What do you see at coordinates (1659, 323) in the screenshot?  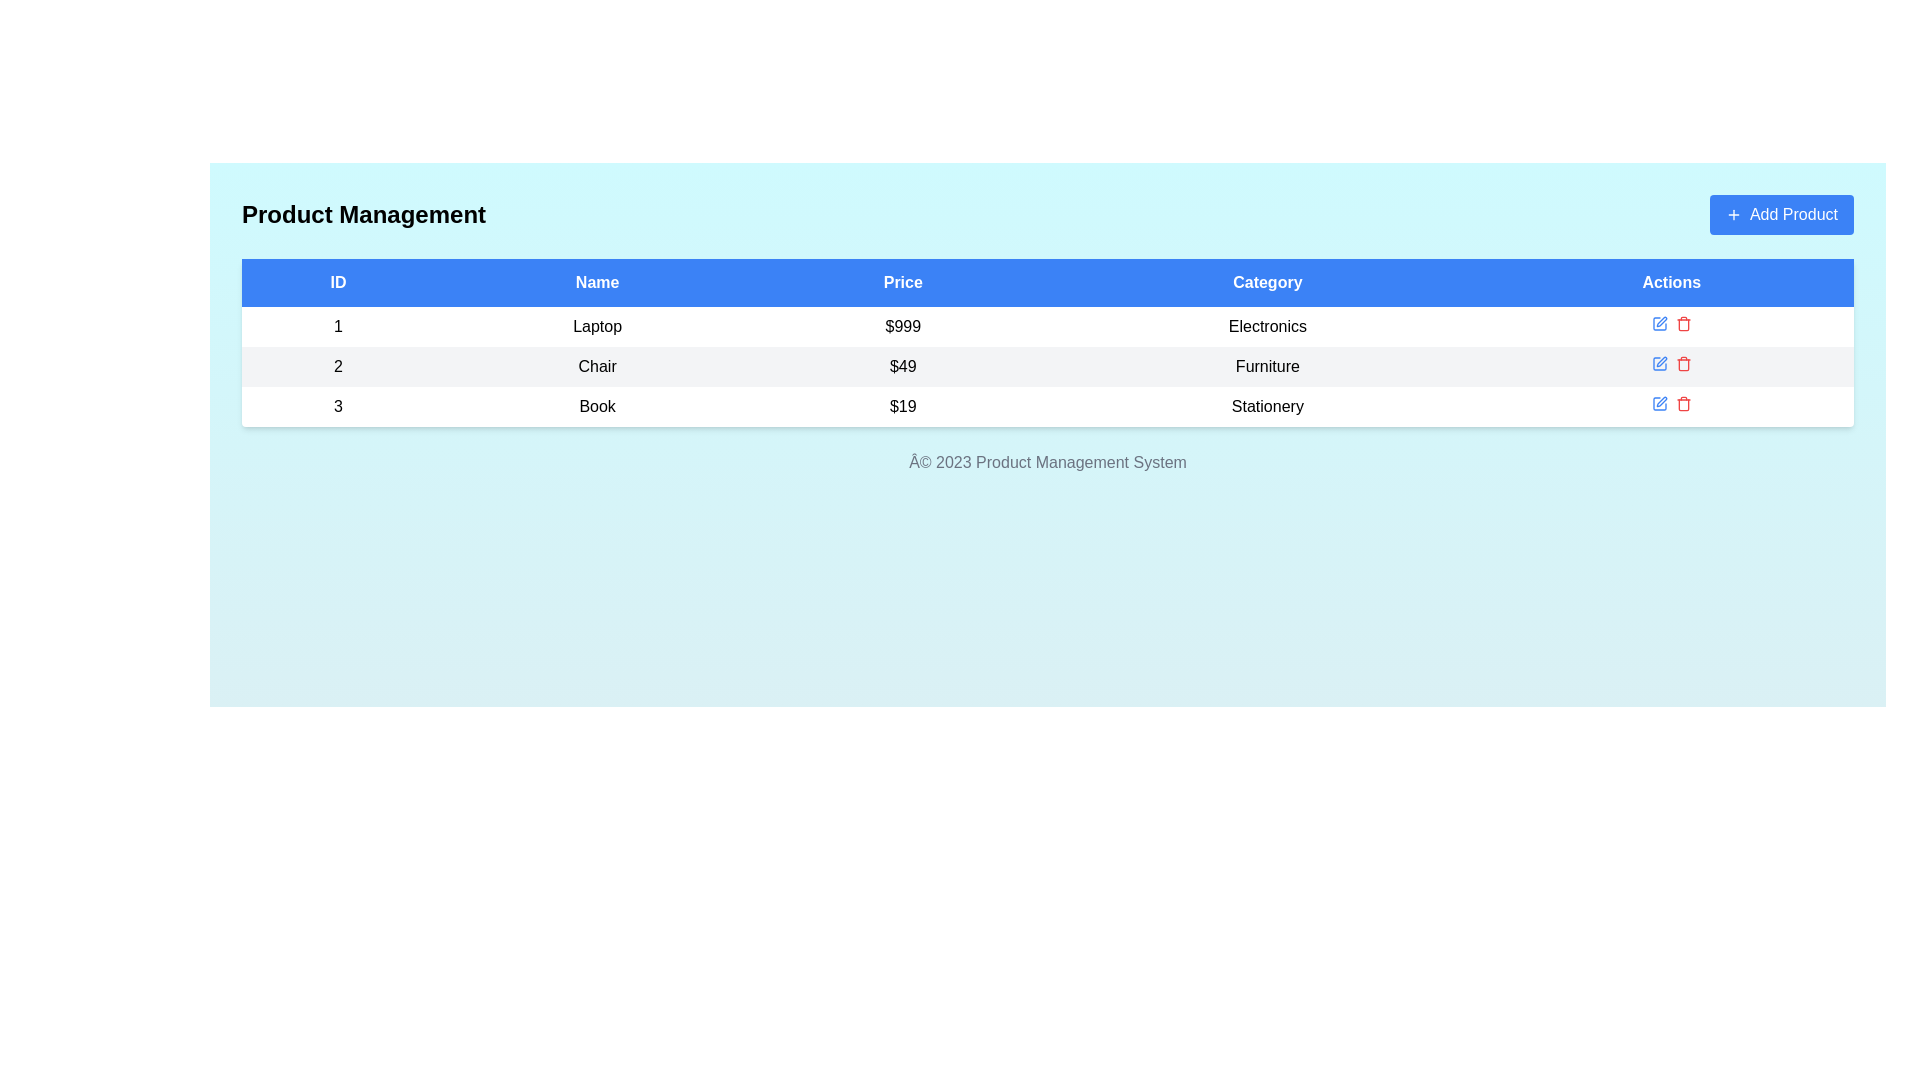 I see `the edit button represented by a blue pen icon located in the far-right cell of the first row under the 'Actions' column` at bounding box center [1659, 323].